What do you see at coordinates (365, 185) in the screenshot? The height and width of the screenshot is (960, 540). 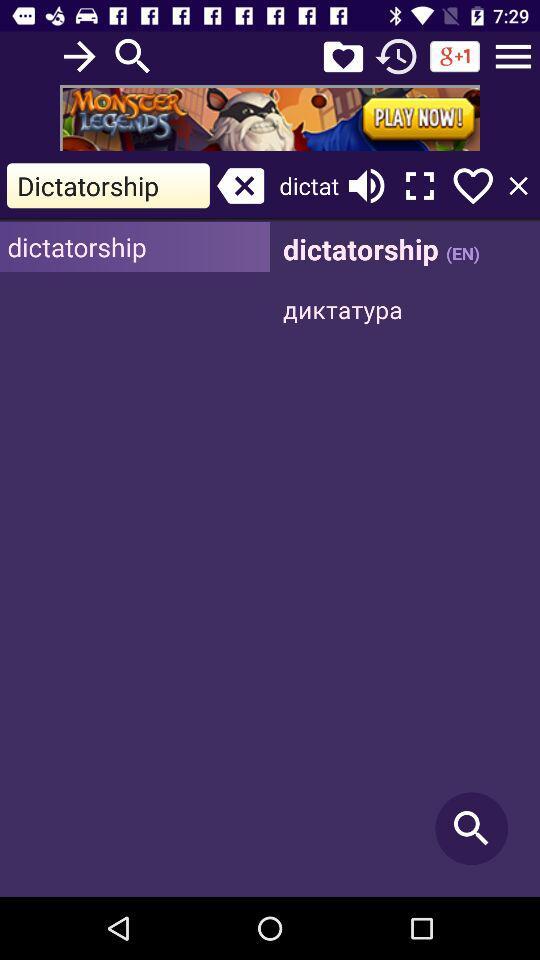 I see `speak loudly` at bounding box center [365, 185].